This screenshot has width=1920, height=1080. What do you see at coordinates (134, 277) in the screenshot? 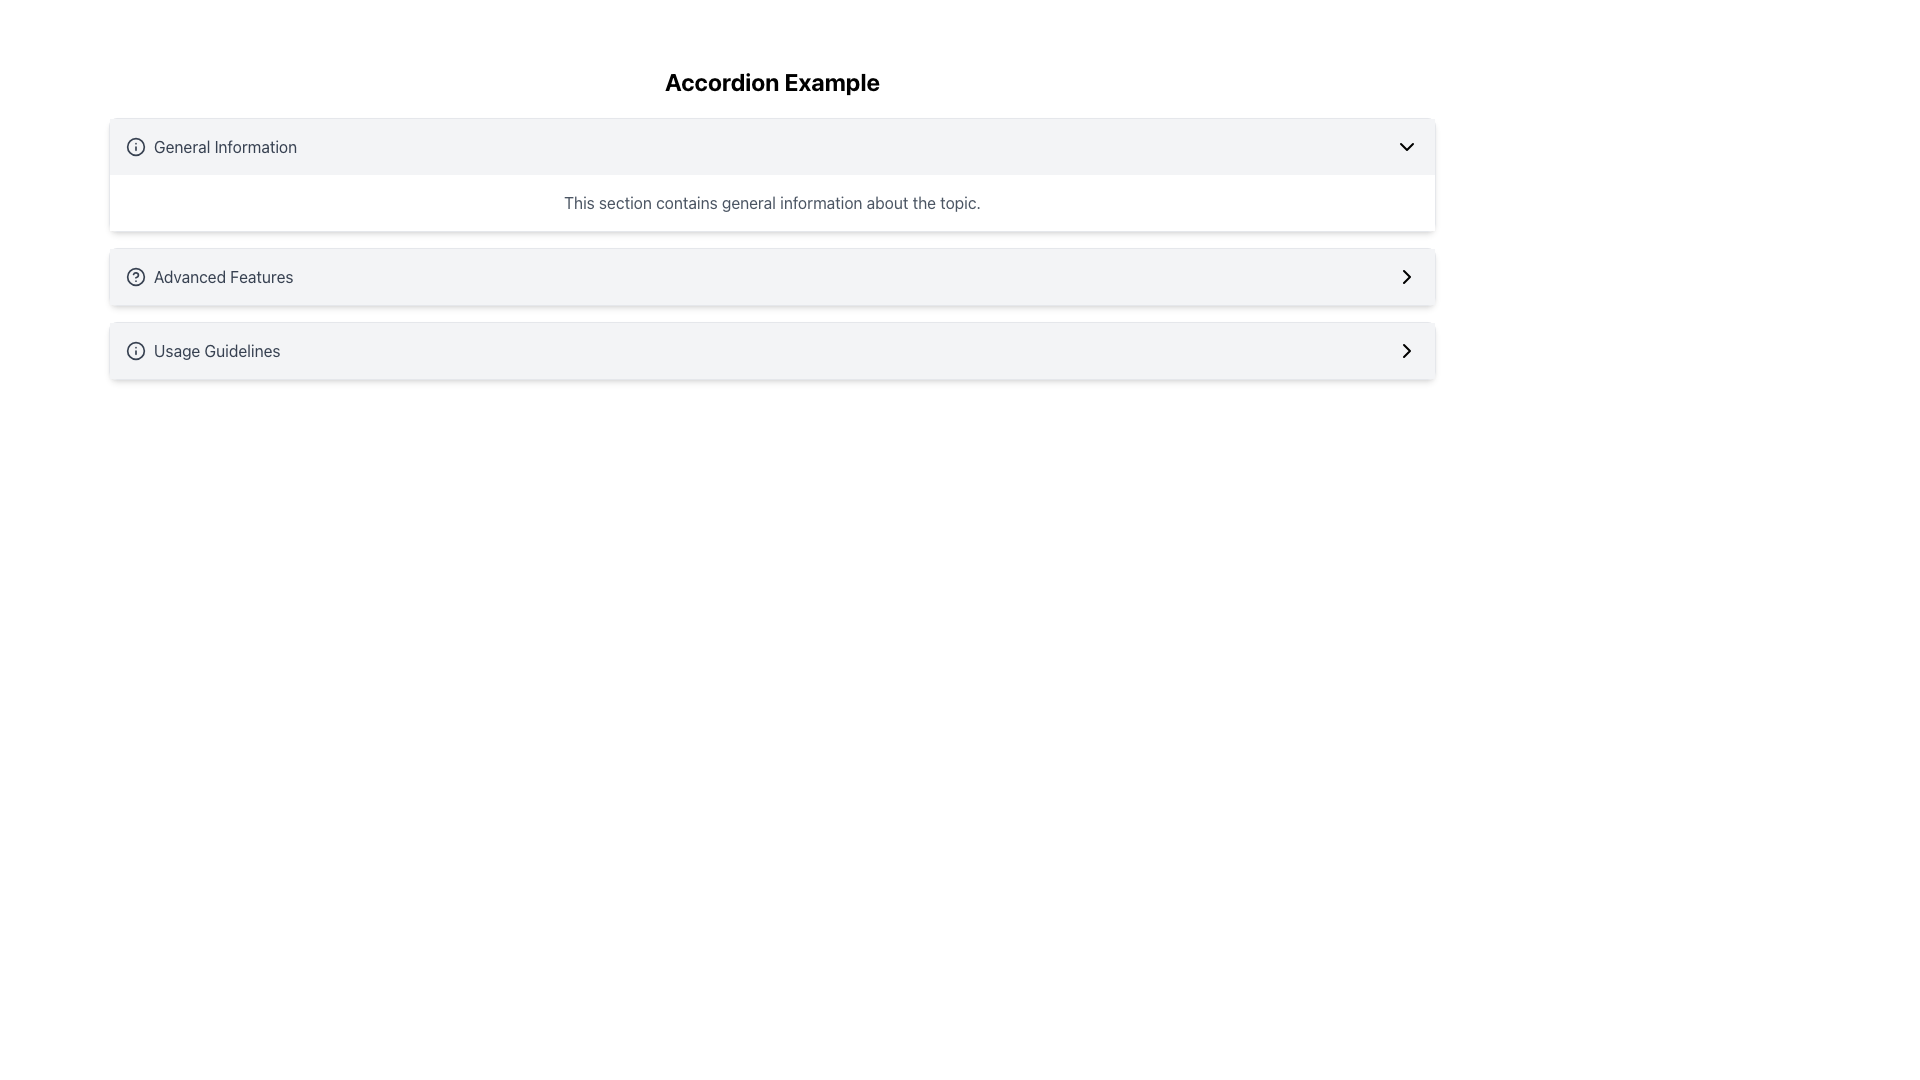
I see `the circular help icon component located adjacent to the 'Advanced Features' entry in the accordion interface` at bounding box center [134, 277].